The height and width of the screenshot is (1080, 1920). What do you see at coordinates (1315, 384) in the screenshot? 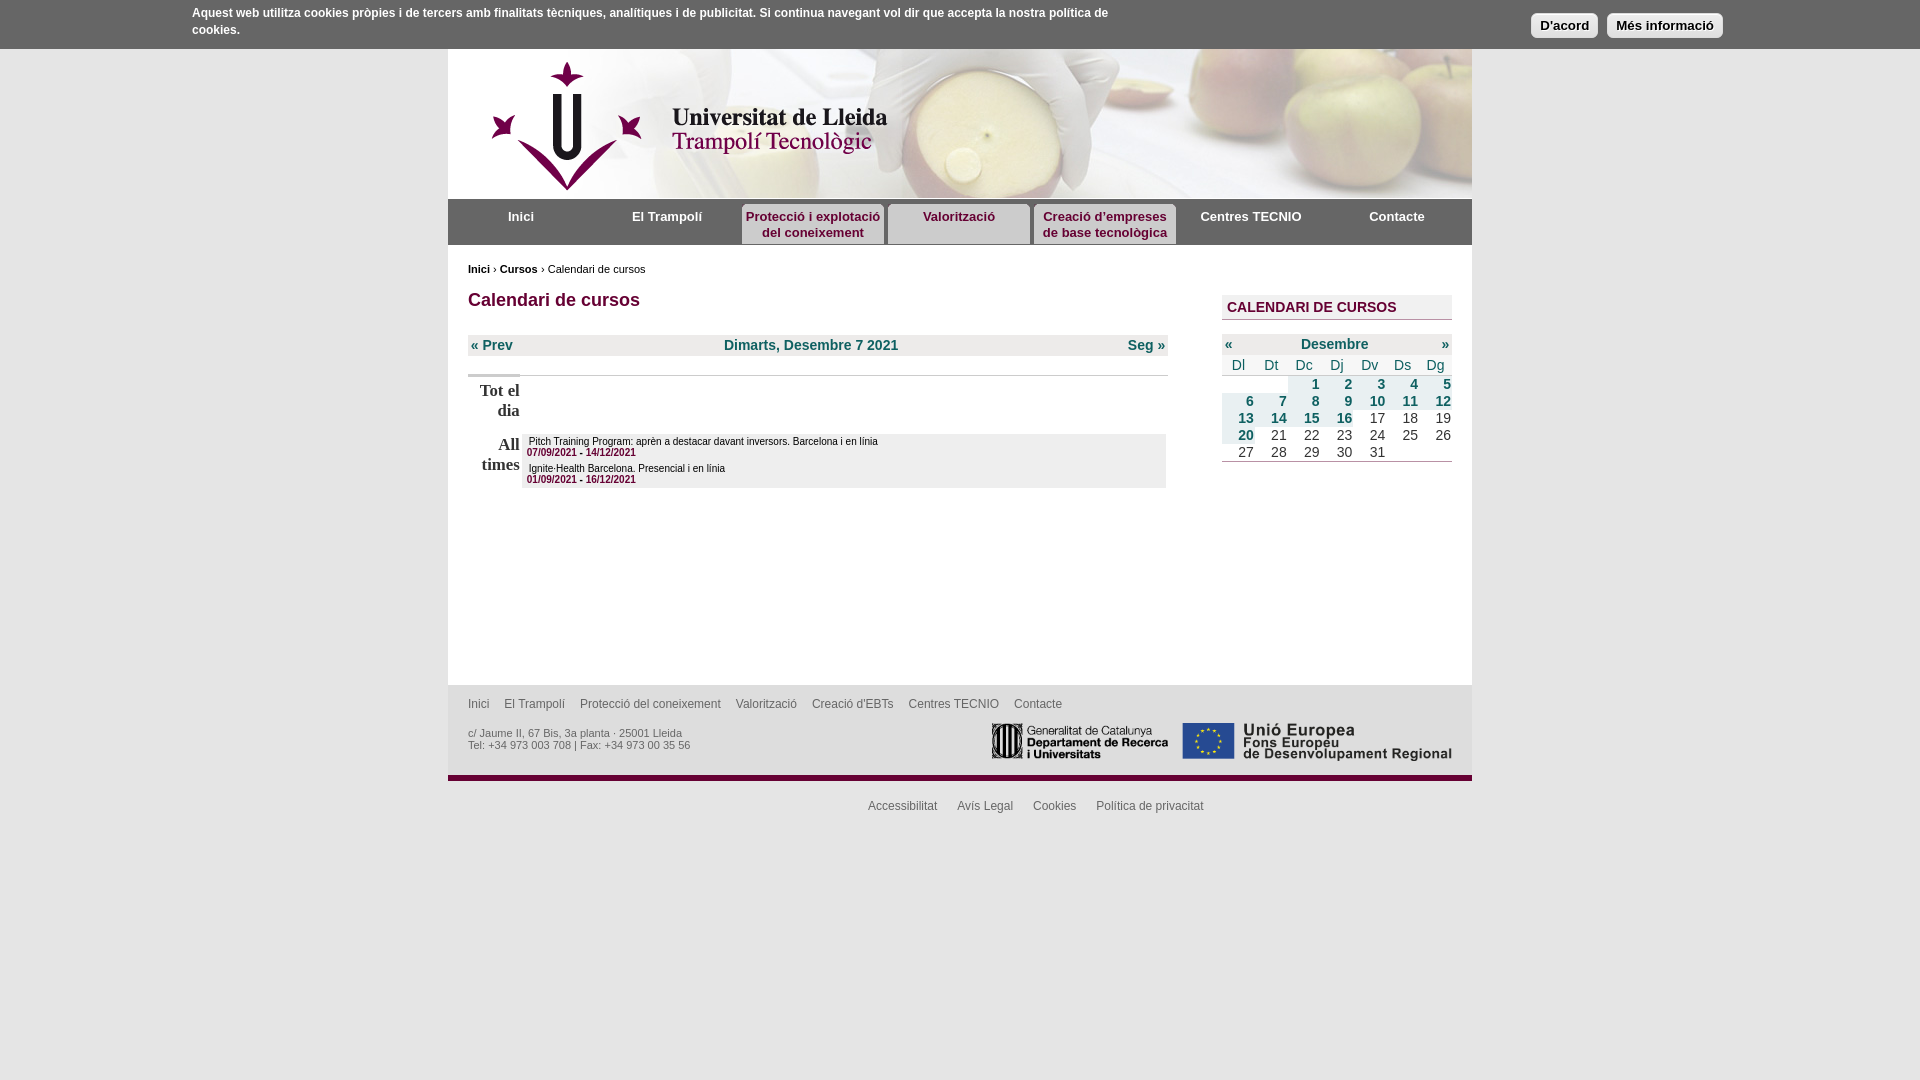
I see `'1'` at bounding box center [1315, 384].